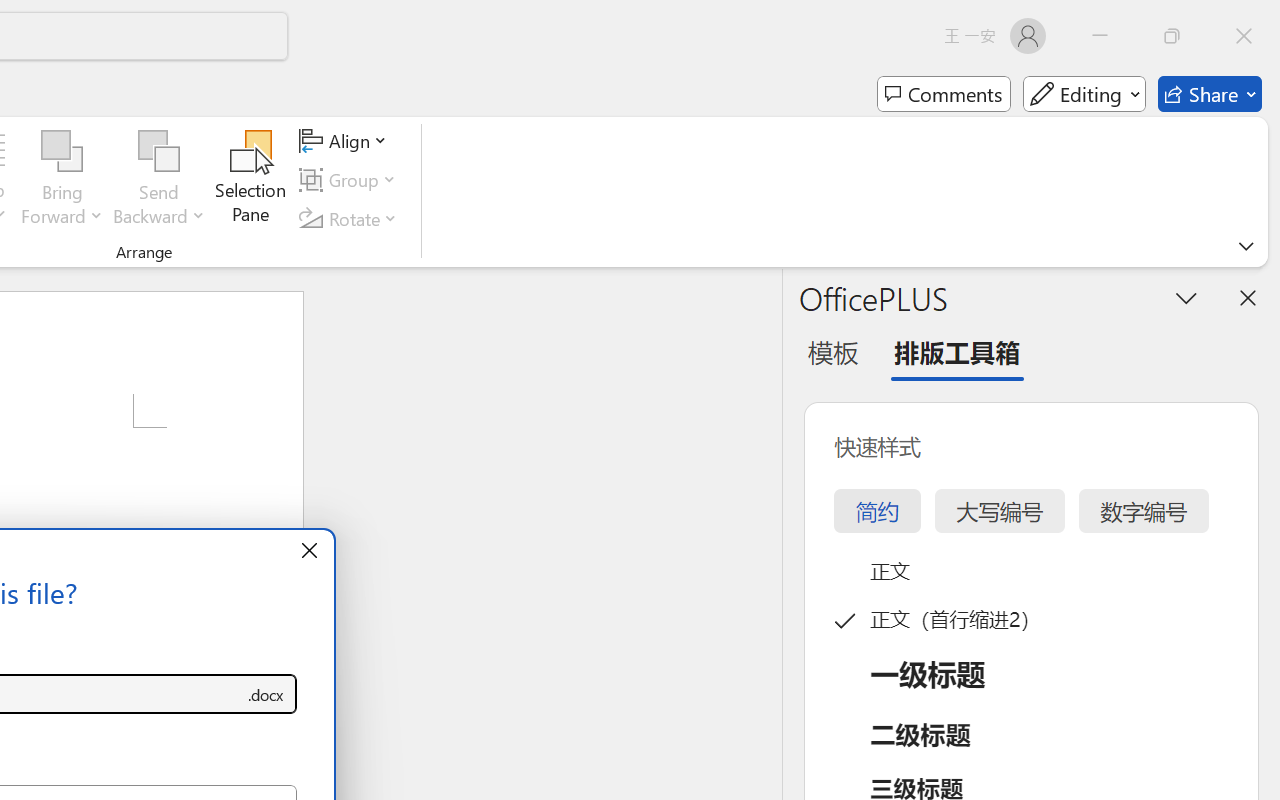 This screenshot has width=1280, height=800. Describe the element at coordinates (346, 141) in the screenshot. I see `'Align'` at that location.